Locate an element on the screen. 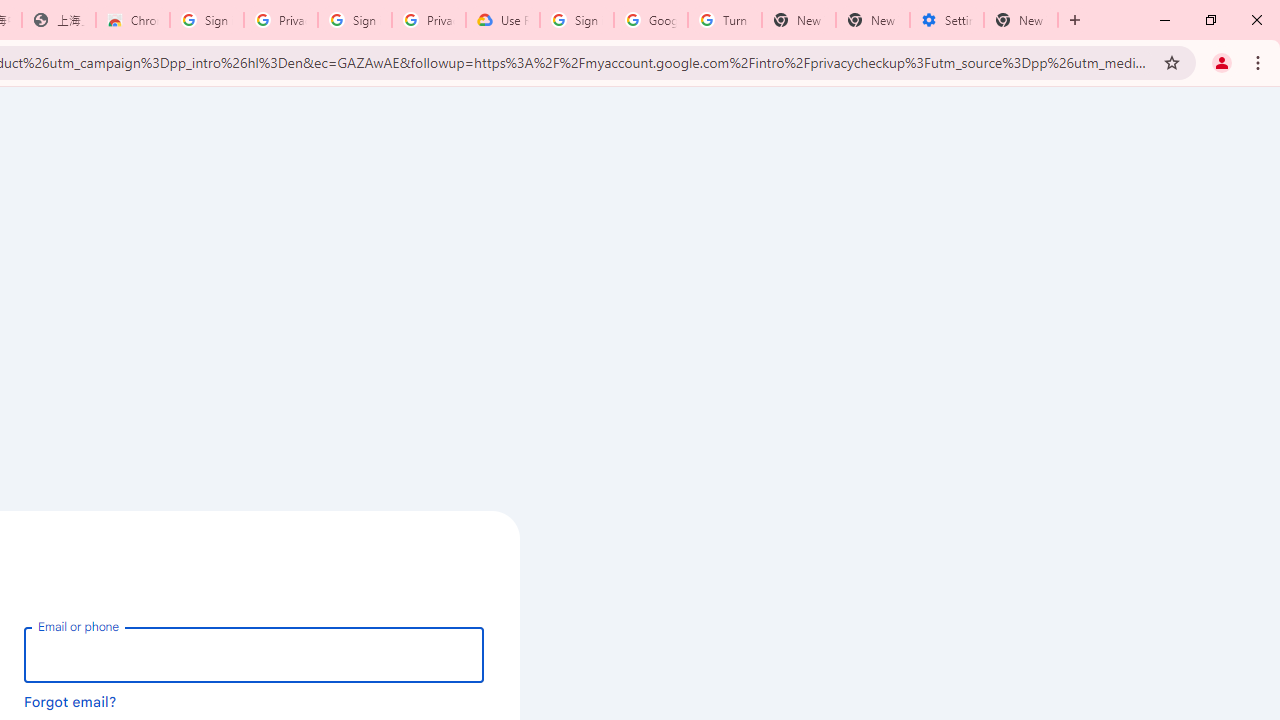 Image resolution: width=1280 pixels, height=720 pixels. 'Settings - System' is located at coordinates (946, 20).